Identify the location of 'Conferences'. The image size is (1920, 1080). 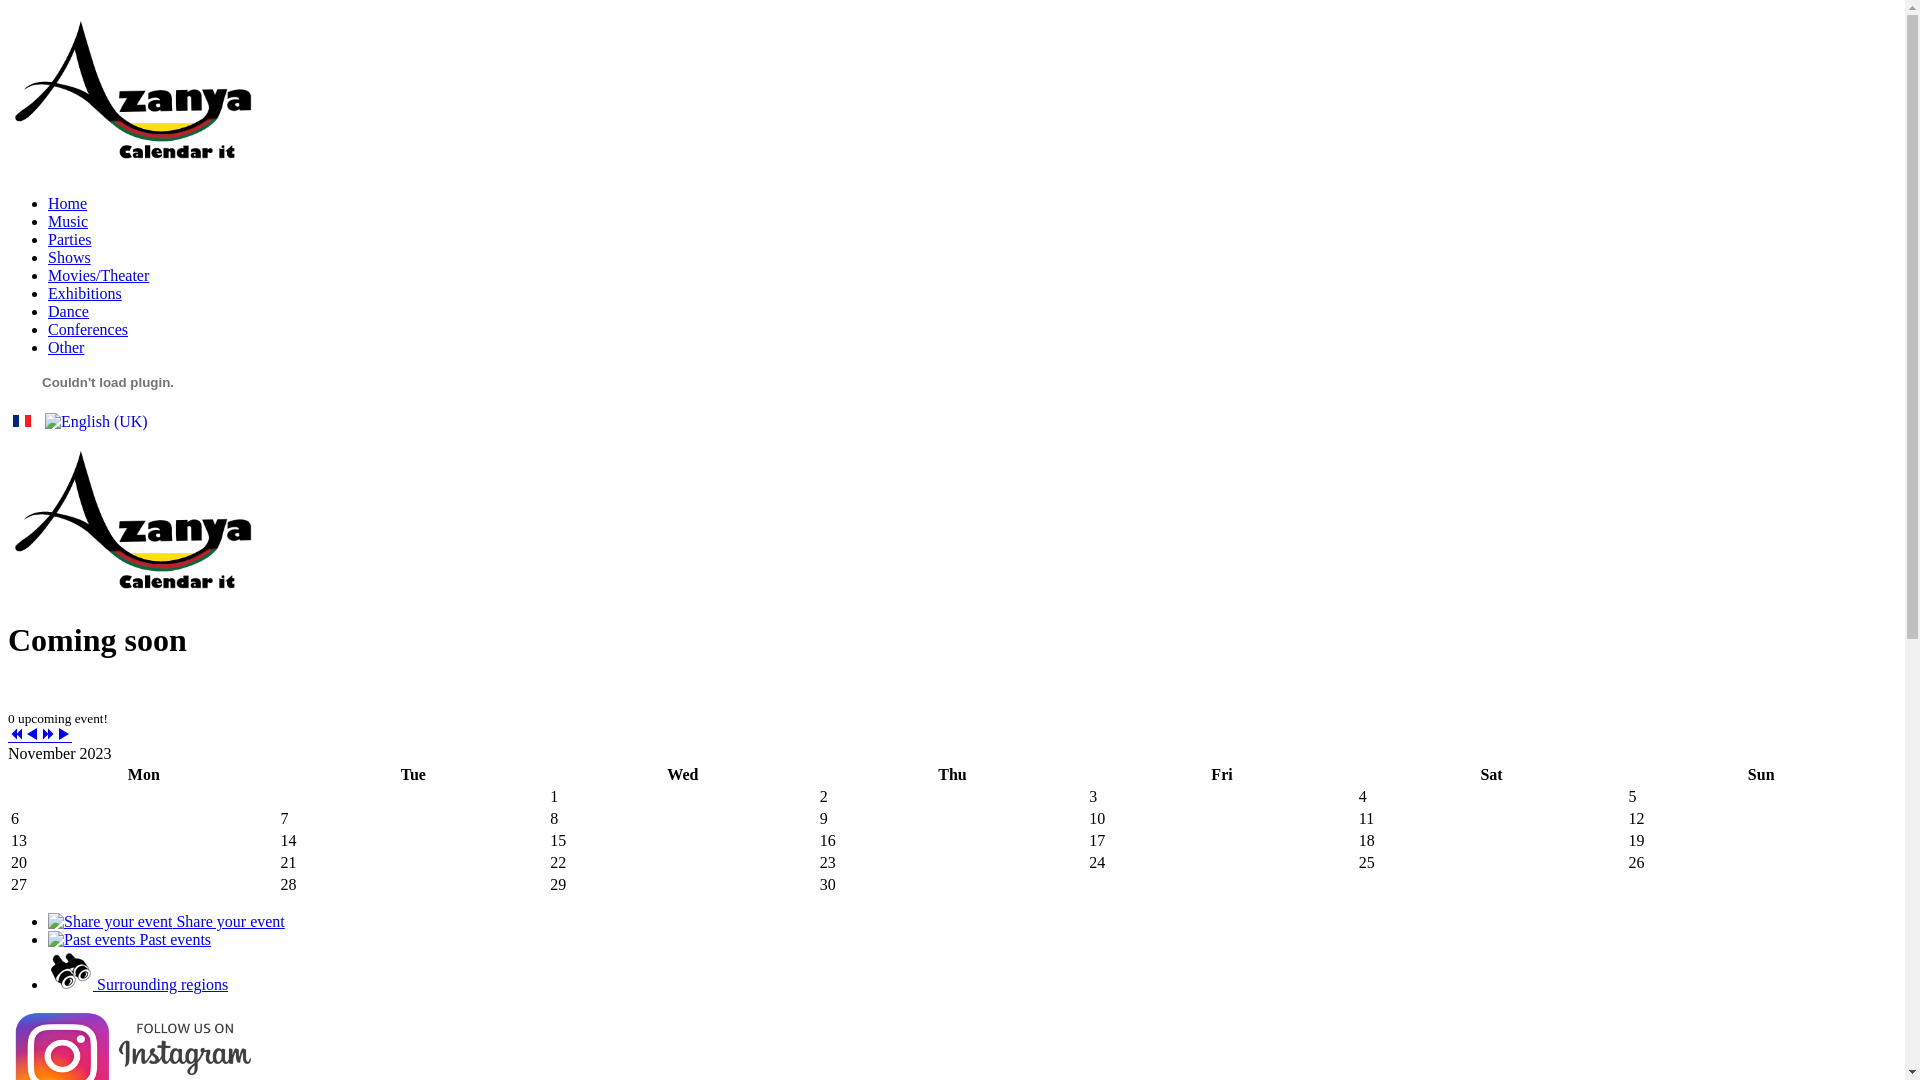
(48, 328).